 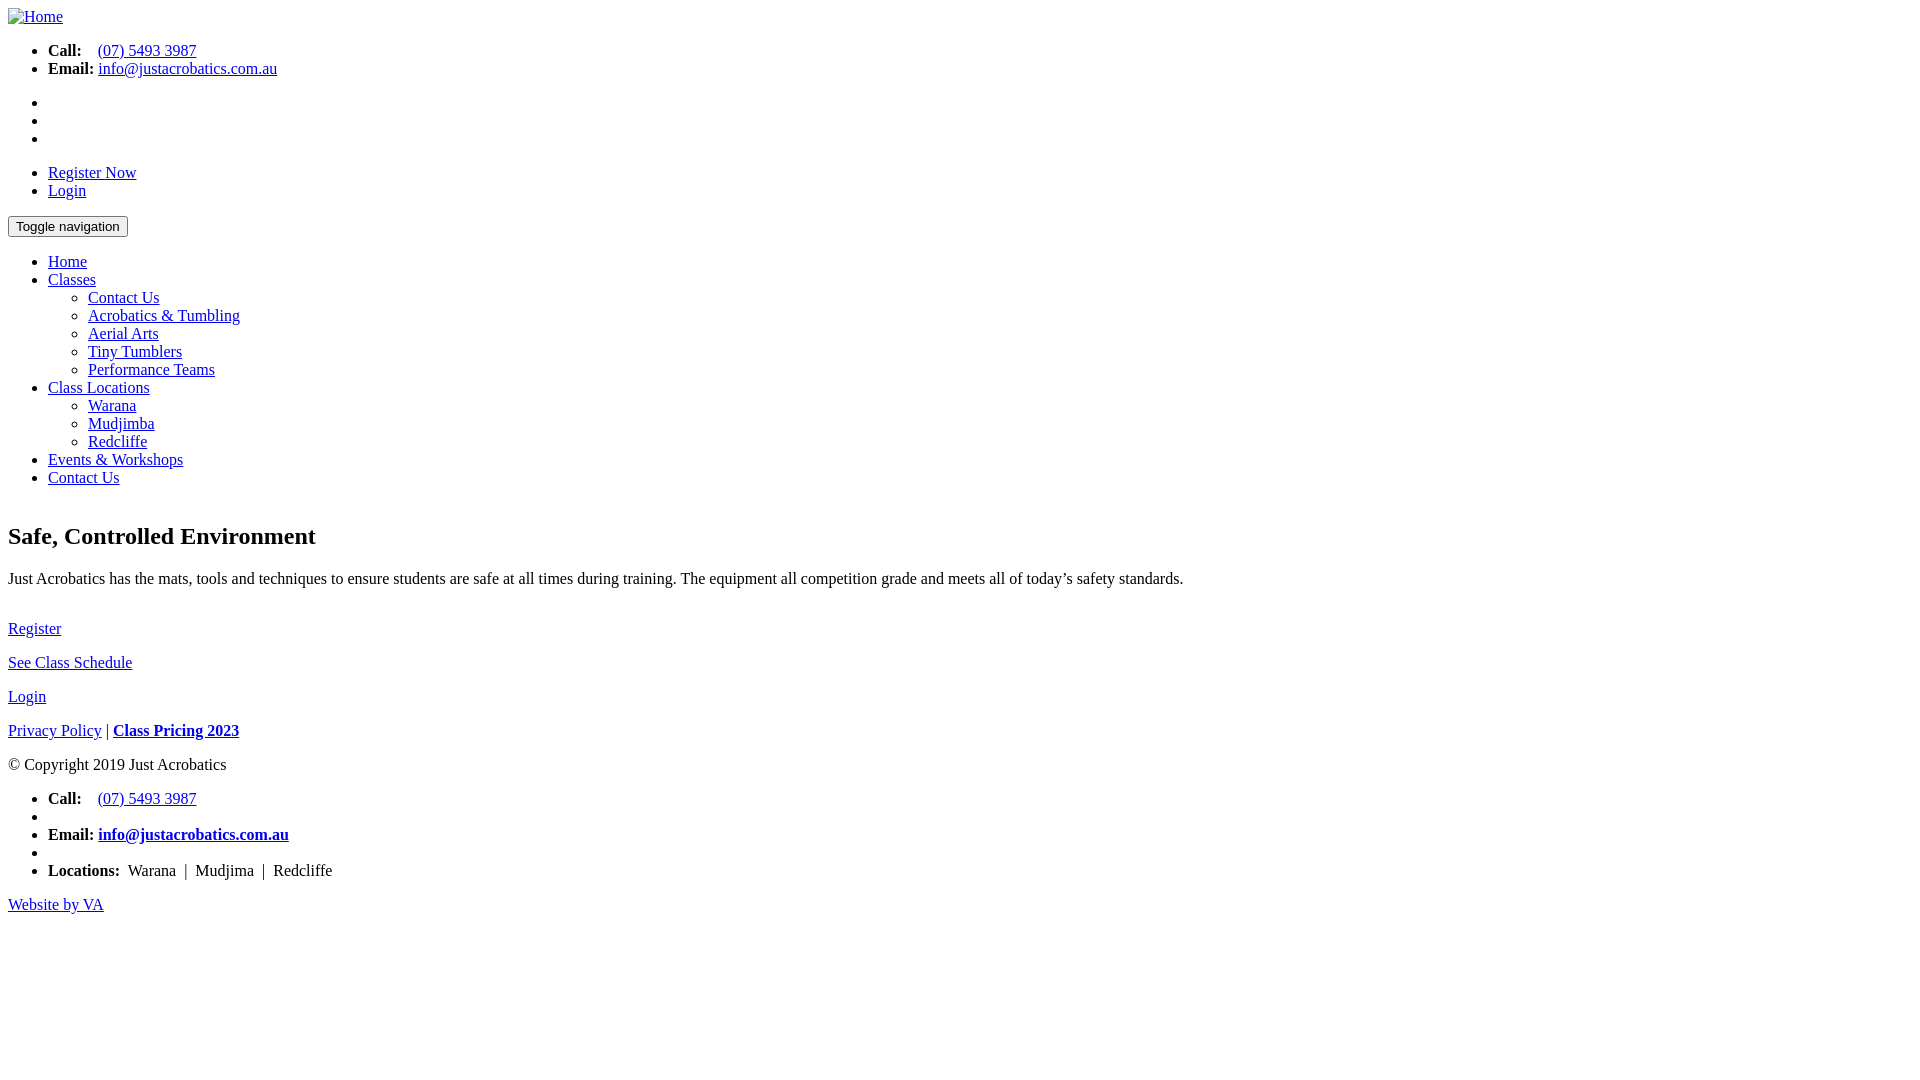 I want to click on 'Classes', so click(x=48, y=279).